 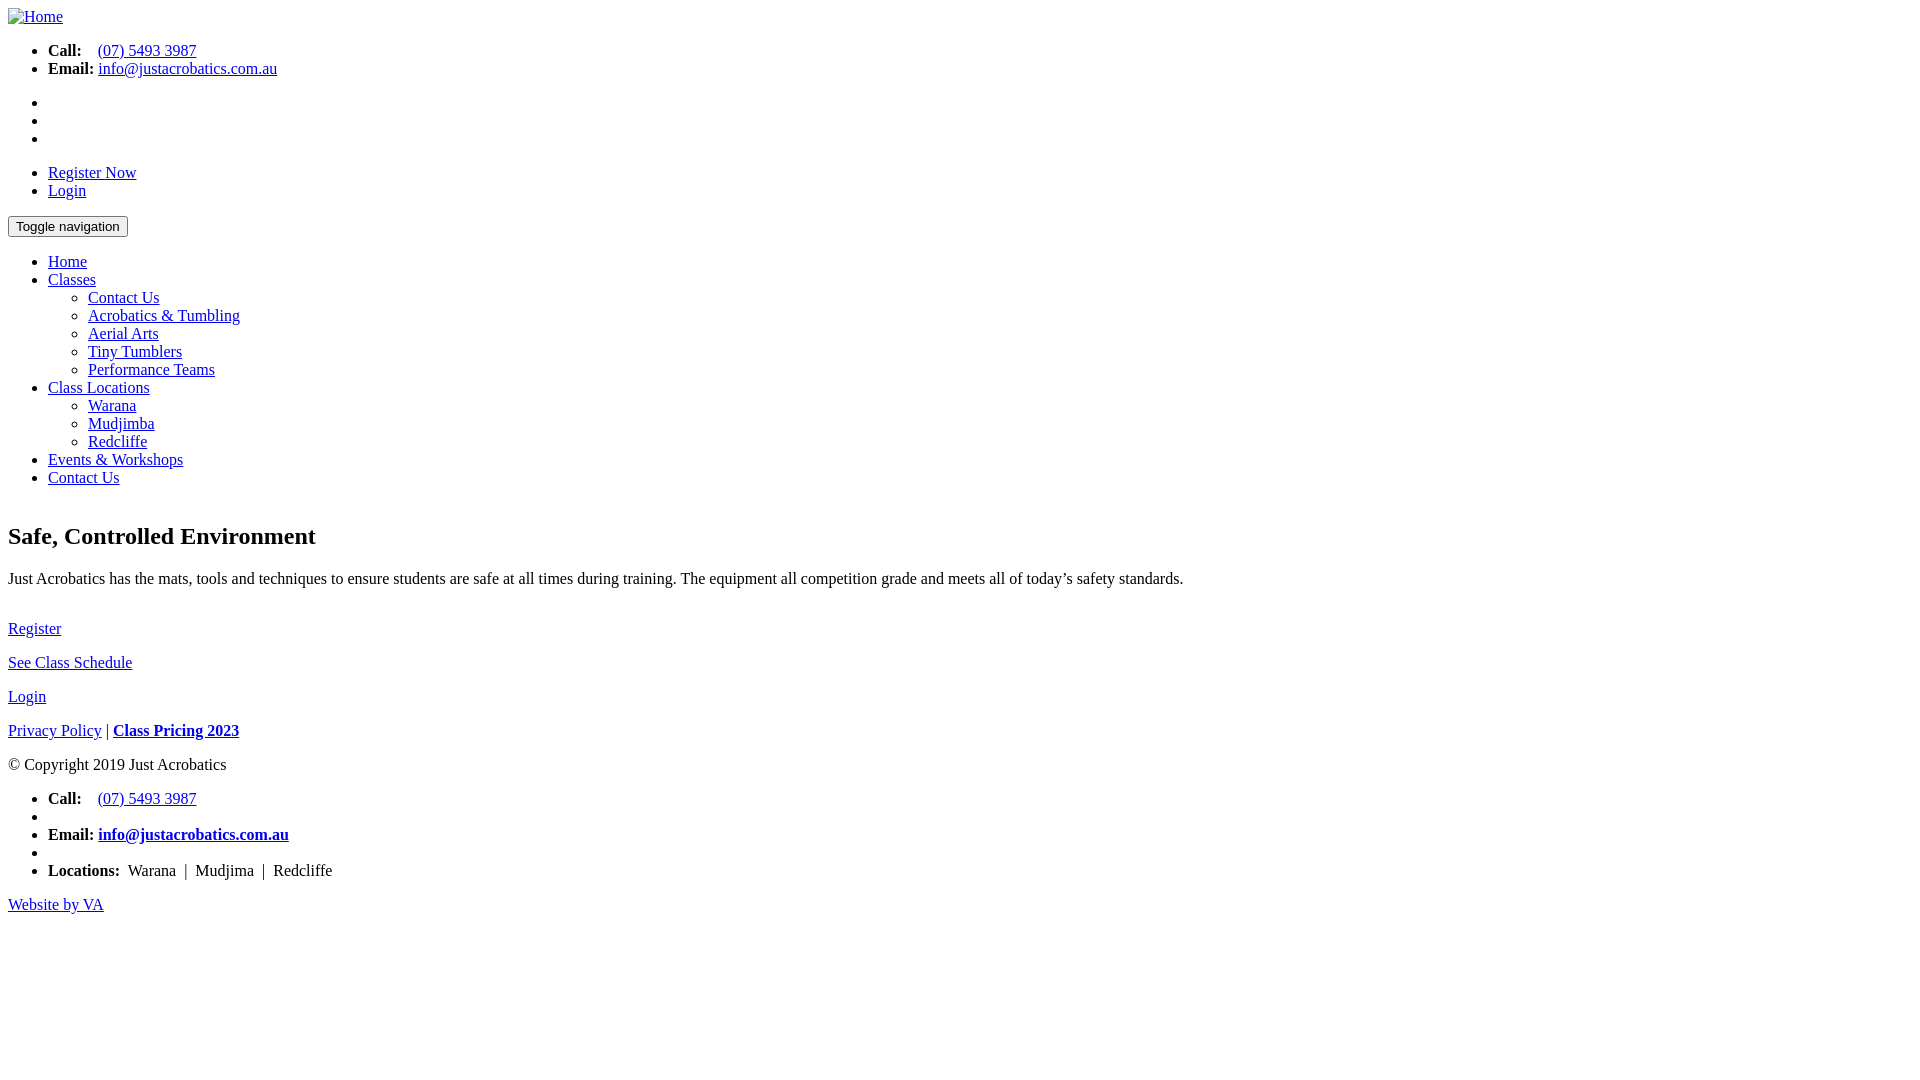 I want to click on 'Classes', so click(x=48, y=279).